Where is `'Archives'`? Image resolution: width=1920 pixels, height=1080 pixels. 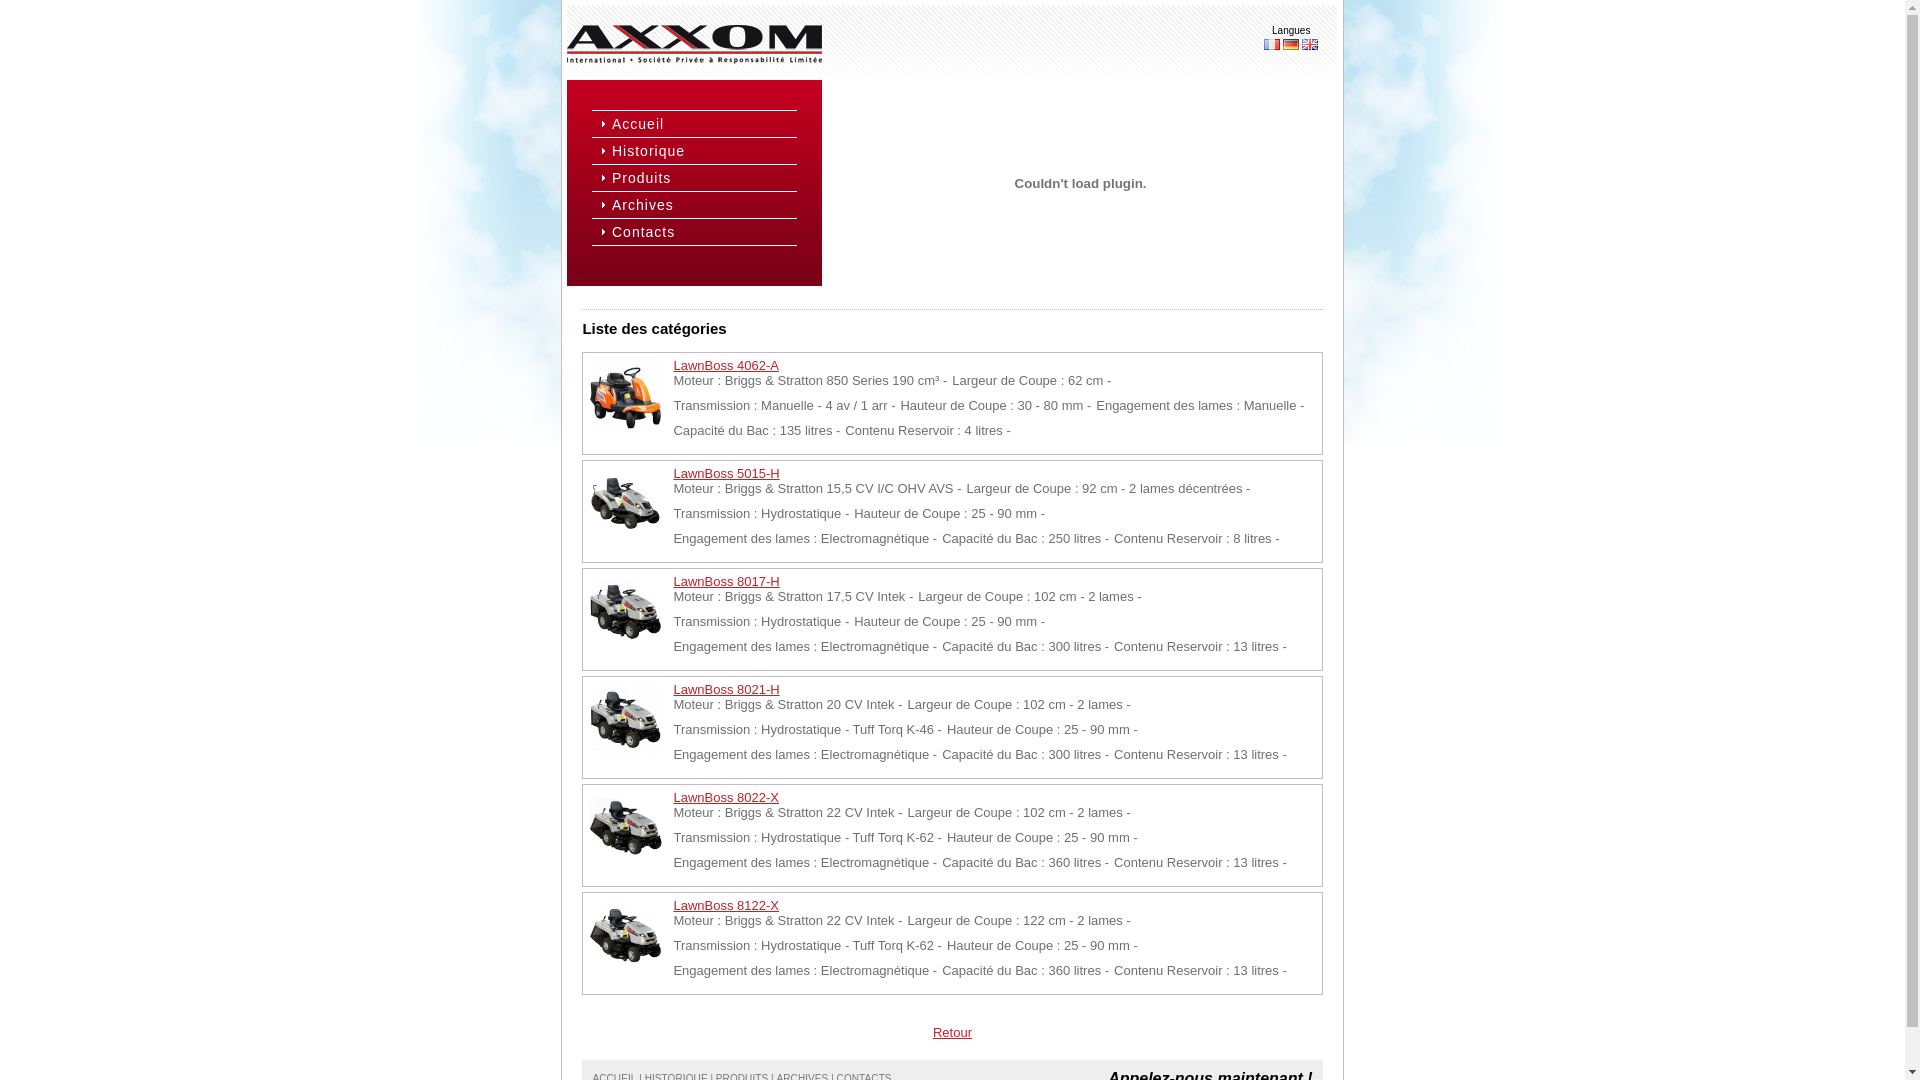 'Archives' is located at coordinates (702, 204).